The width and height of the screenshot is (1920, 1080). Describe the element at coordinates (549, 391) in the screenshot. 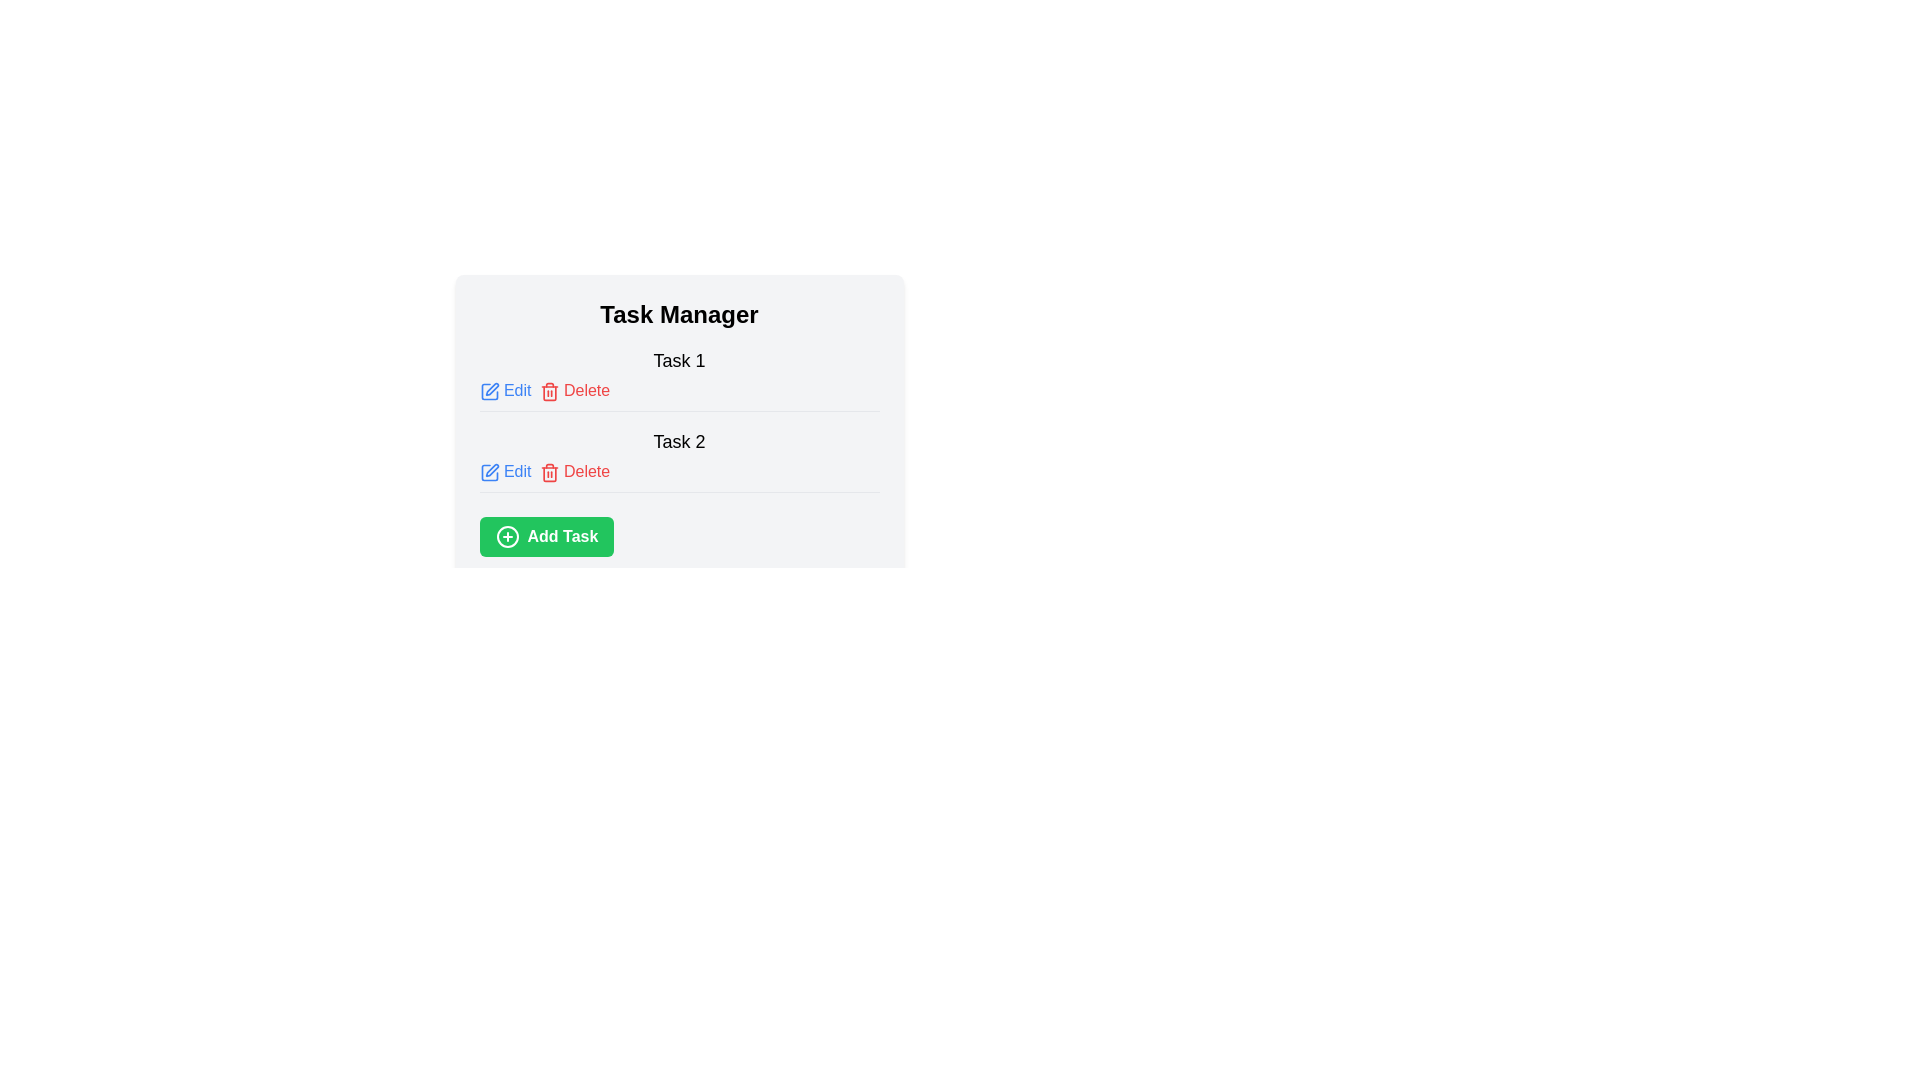

I see `the 'Delete' icon associated with 'Task 1'` at that location.